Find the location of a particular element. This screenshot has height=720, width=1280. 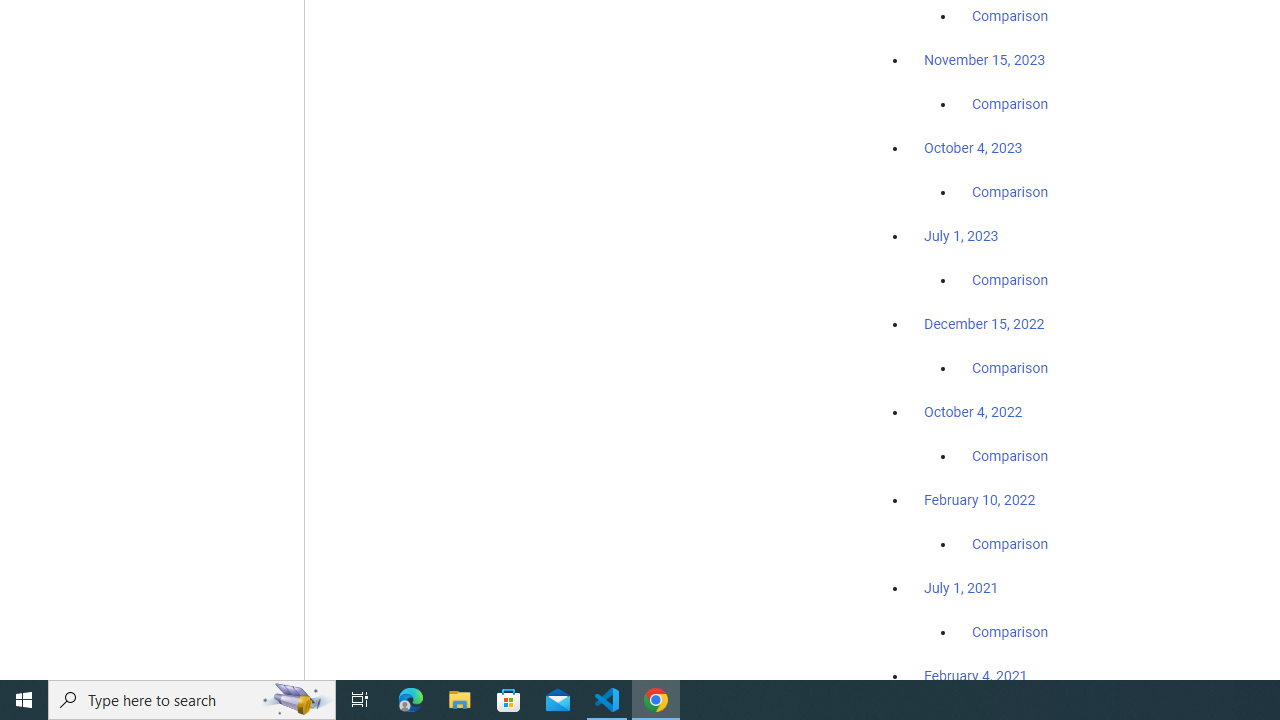

'December 15, 2022' is located at coordinates (984, 323).